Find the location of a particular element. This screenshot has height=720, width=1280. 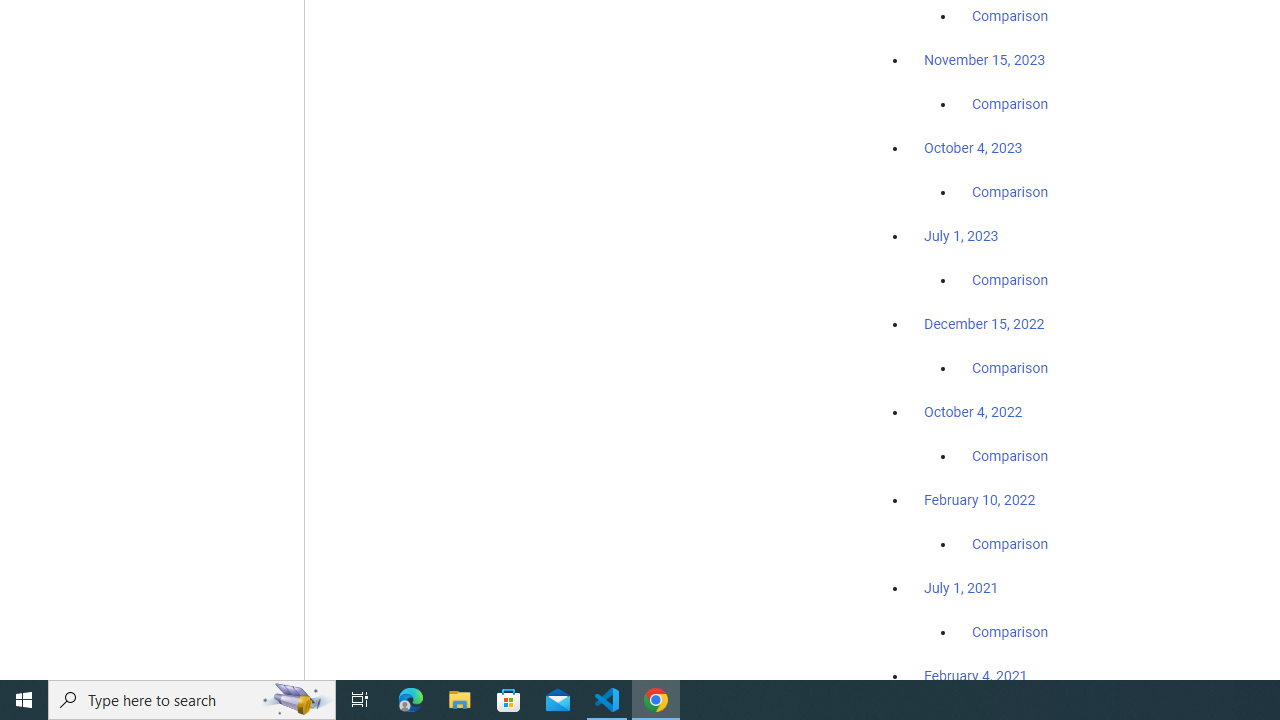

'December 15, 2022' is located at coordinates (984, 323).